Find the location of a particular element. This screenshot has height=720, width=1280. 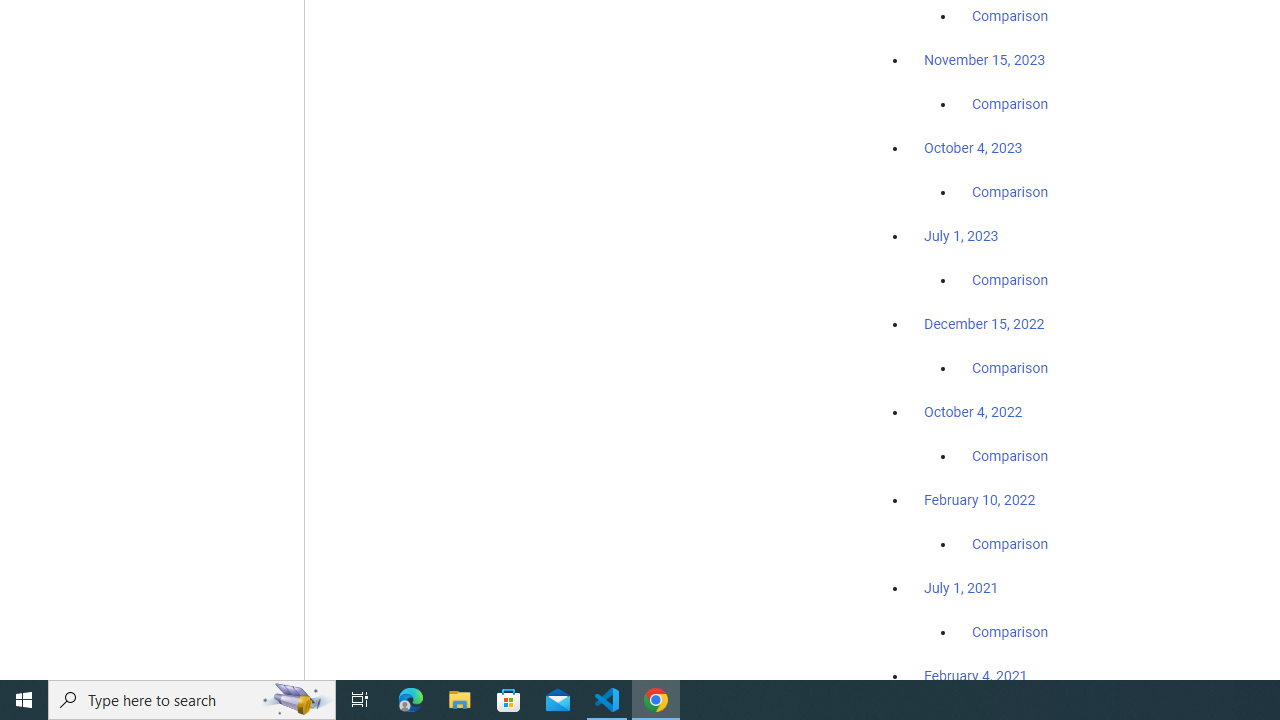

'December 15, 2022' is located at coordinates (984, 323).